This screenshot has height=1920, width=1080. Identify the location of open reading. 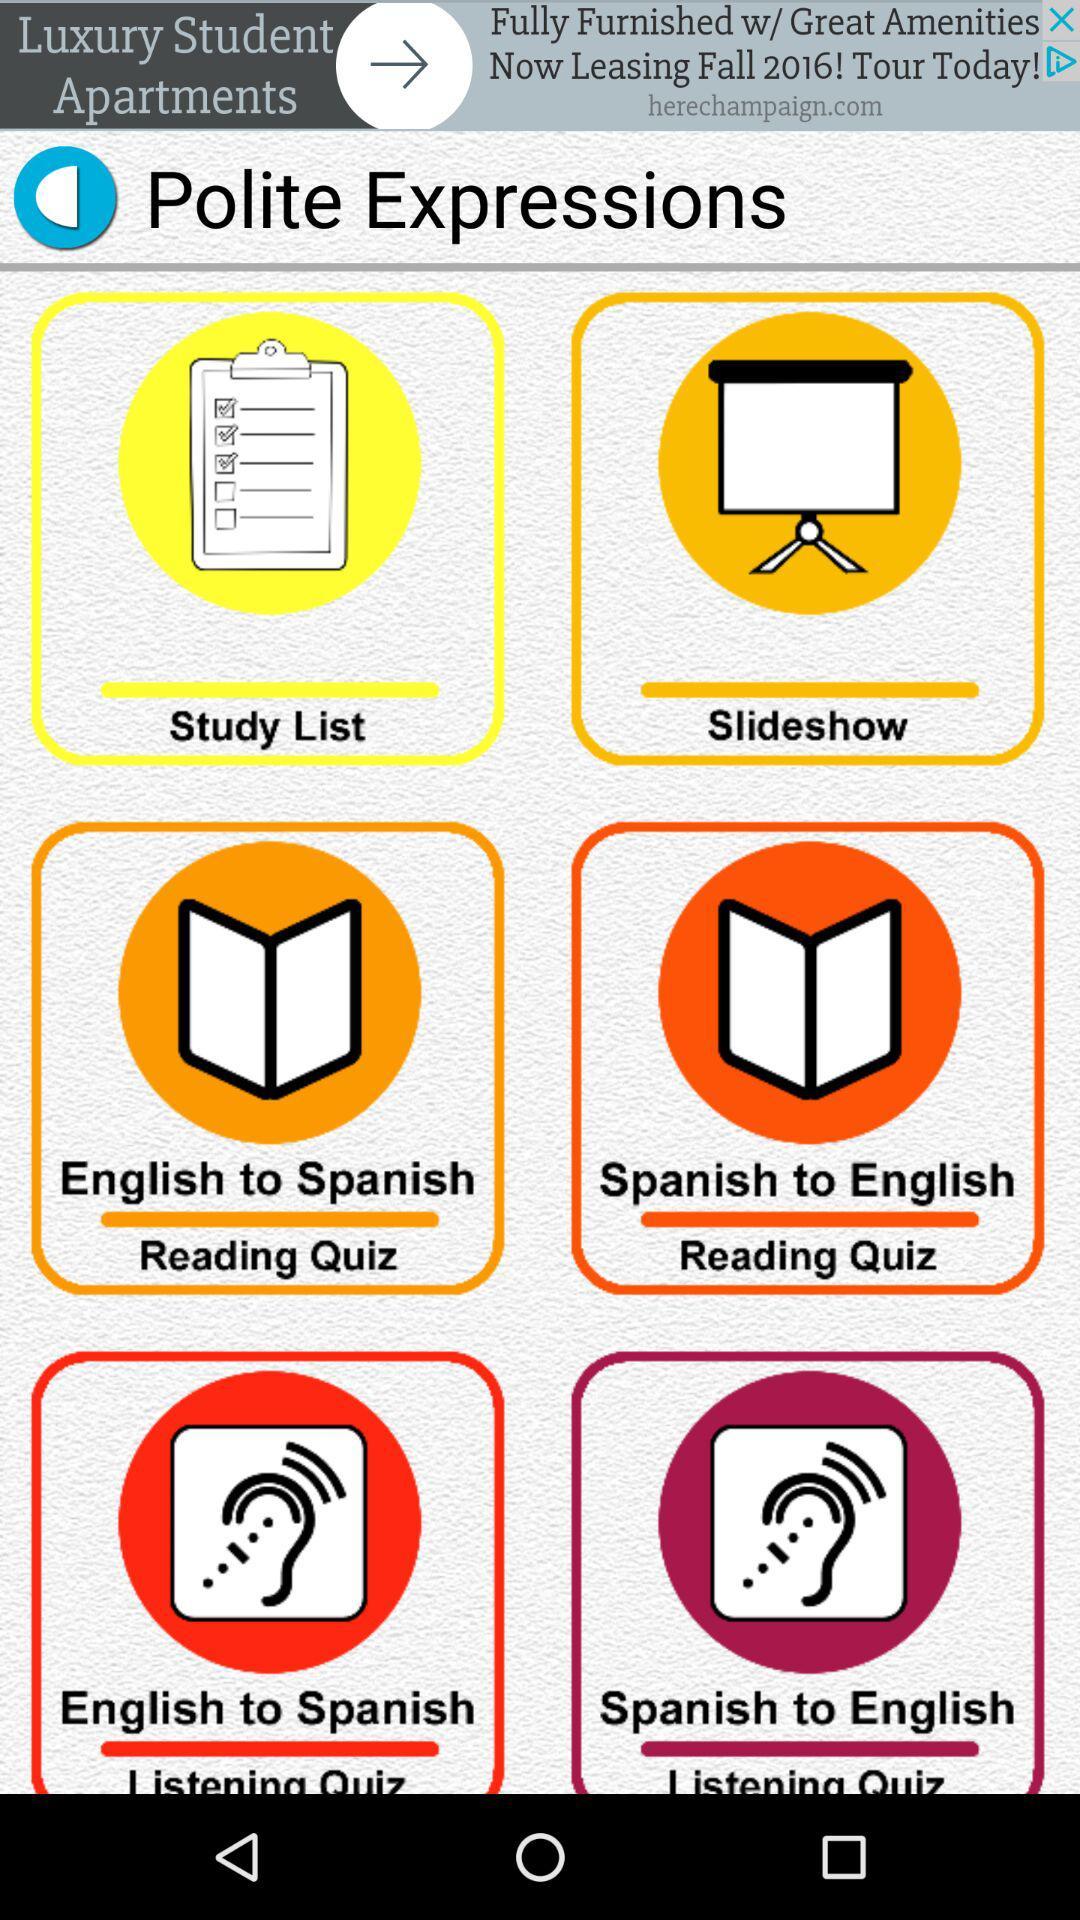
(810, 1064).